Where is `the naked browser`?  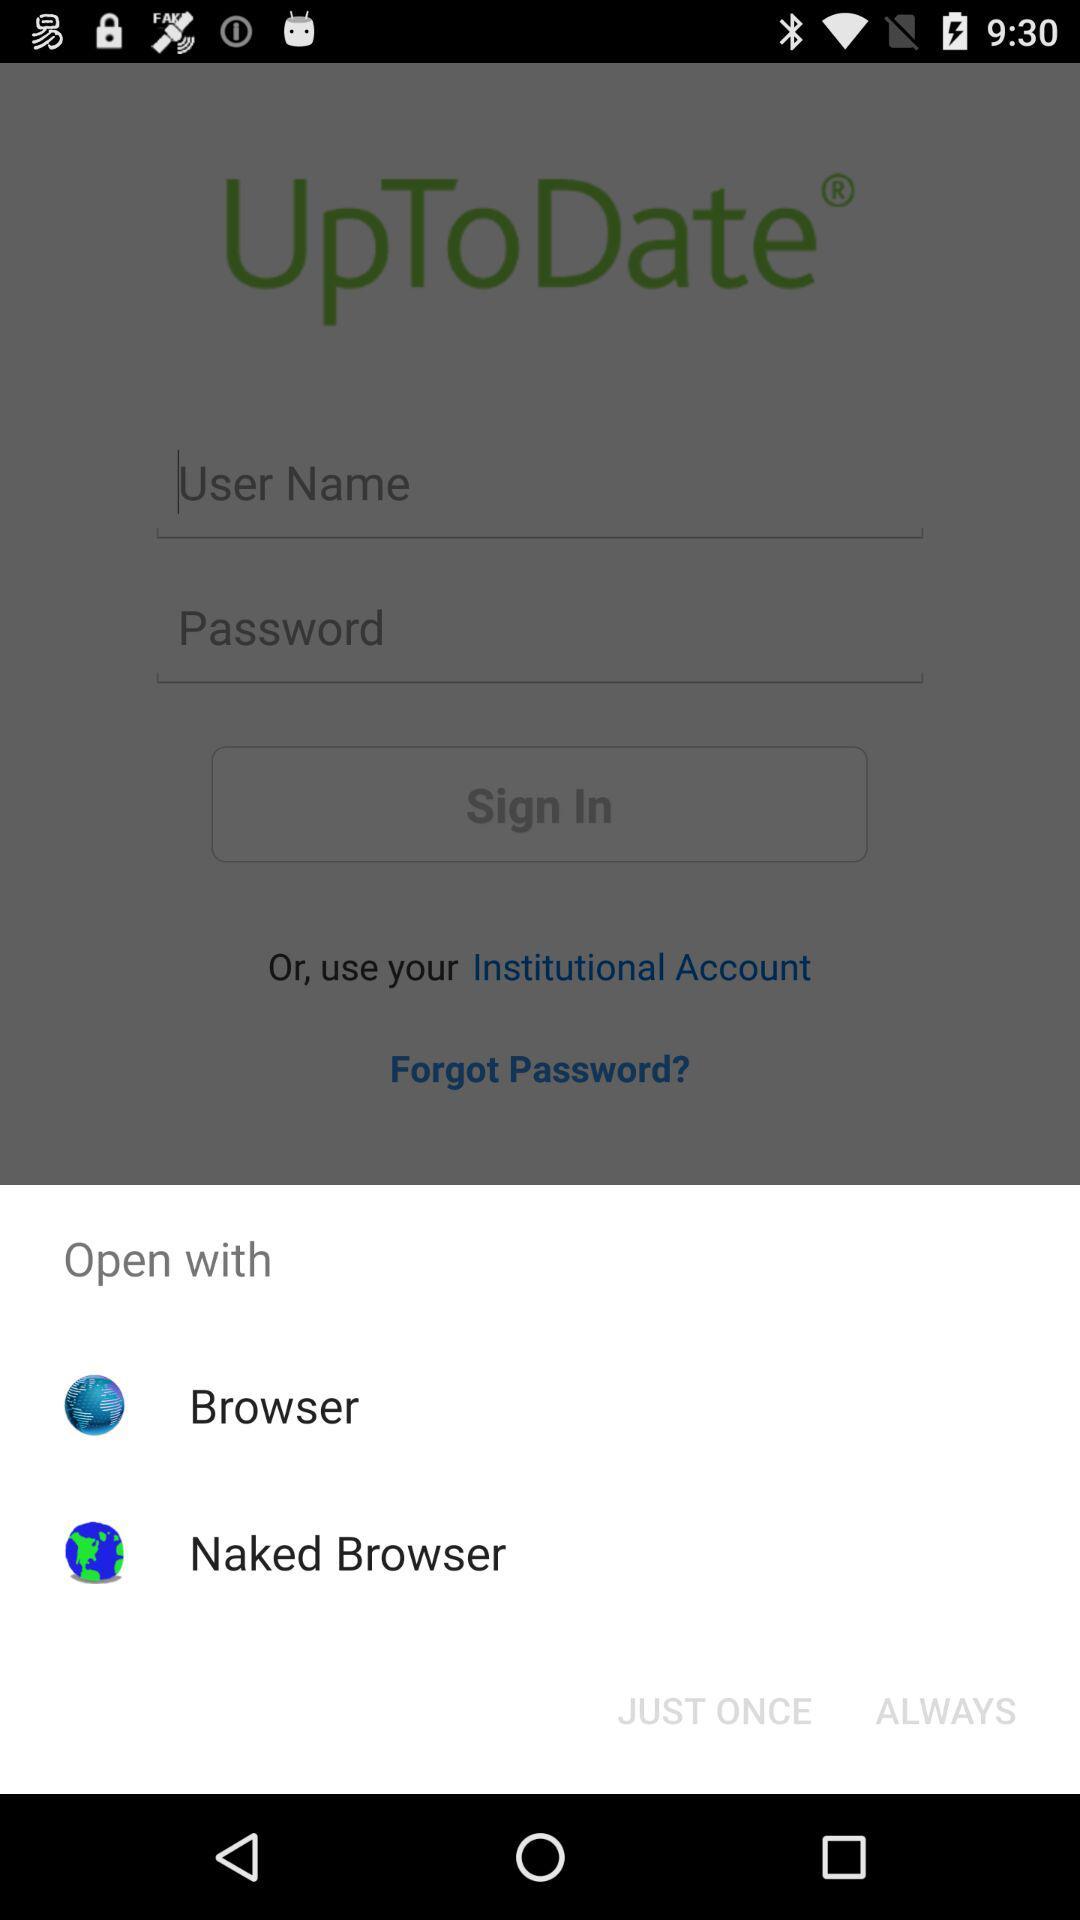 the naked browser is located at coordinates (346, 1551).